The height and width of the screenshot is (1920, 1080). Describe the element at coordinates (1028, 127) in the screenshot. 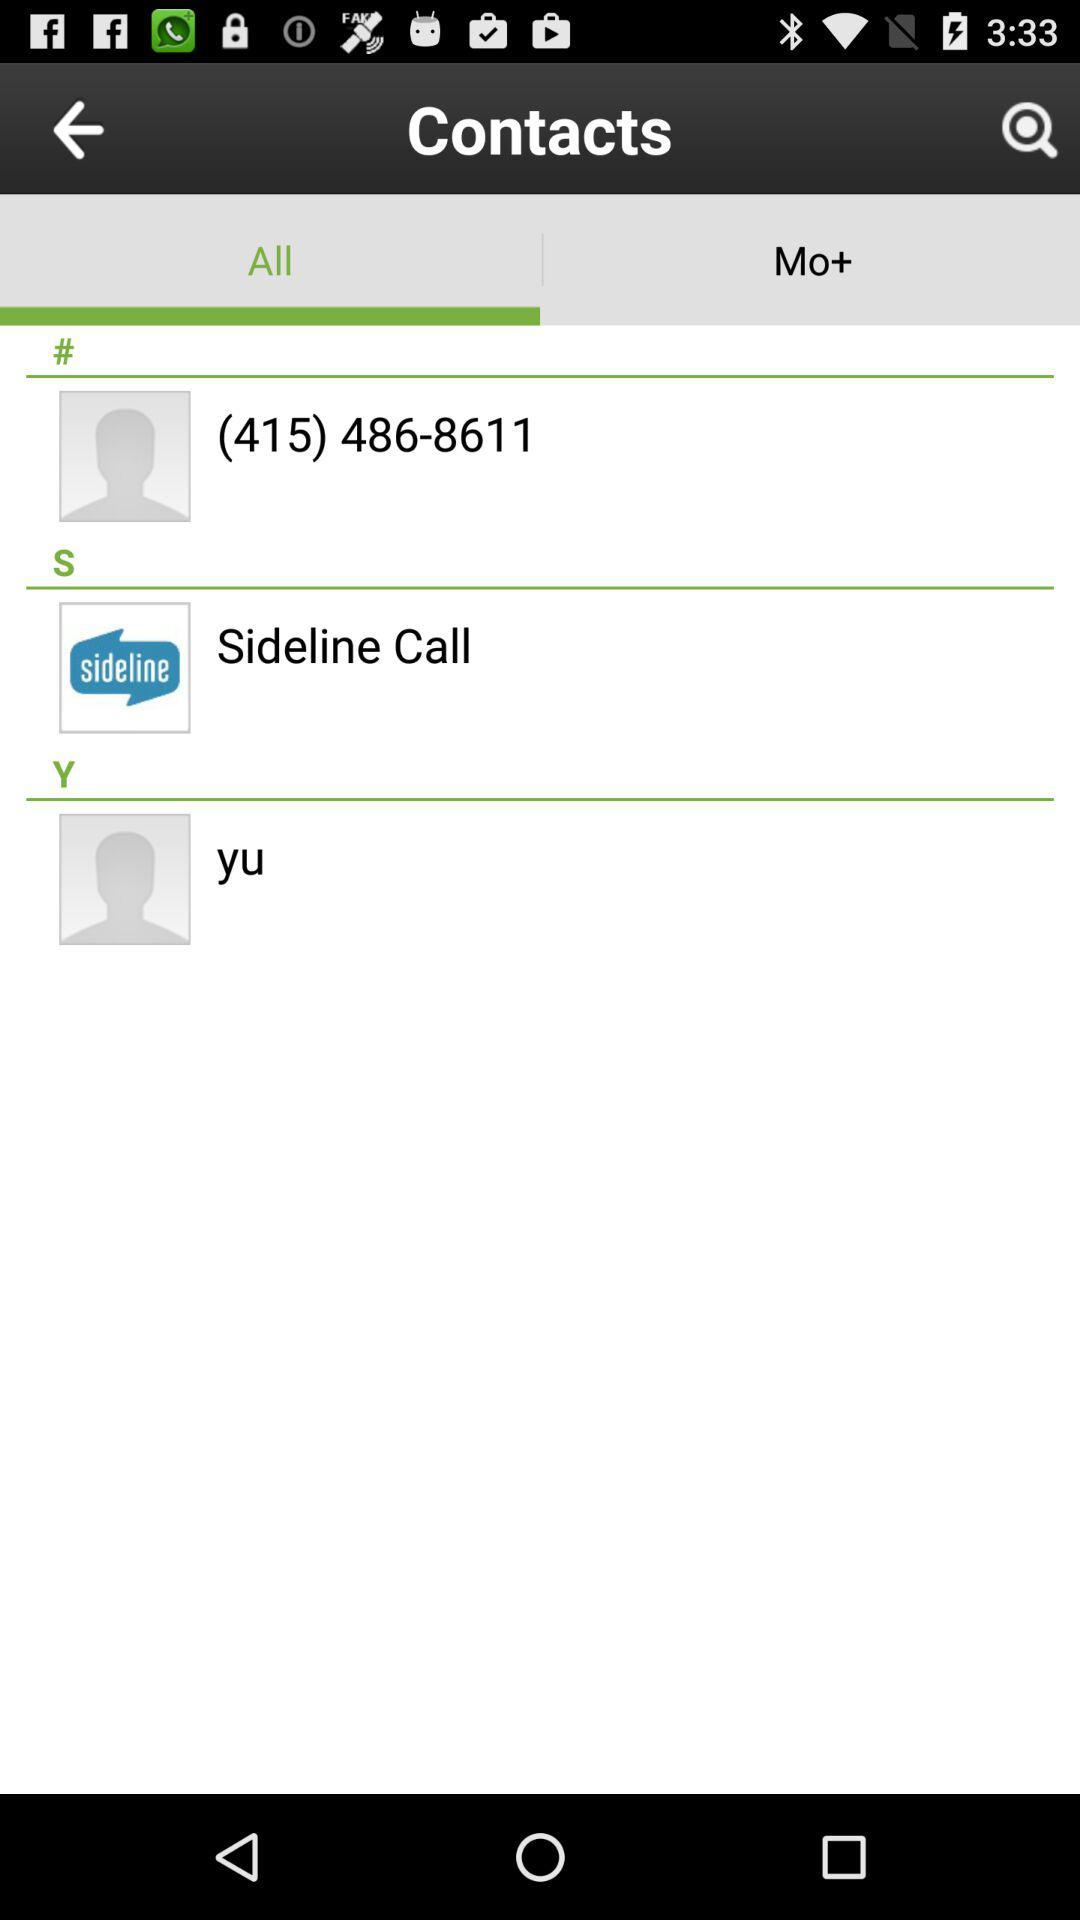

I see `look clser icon` at that location.